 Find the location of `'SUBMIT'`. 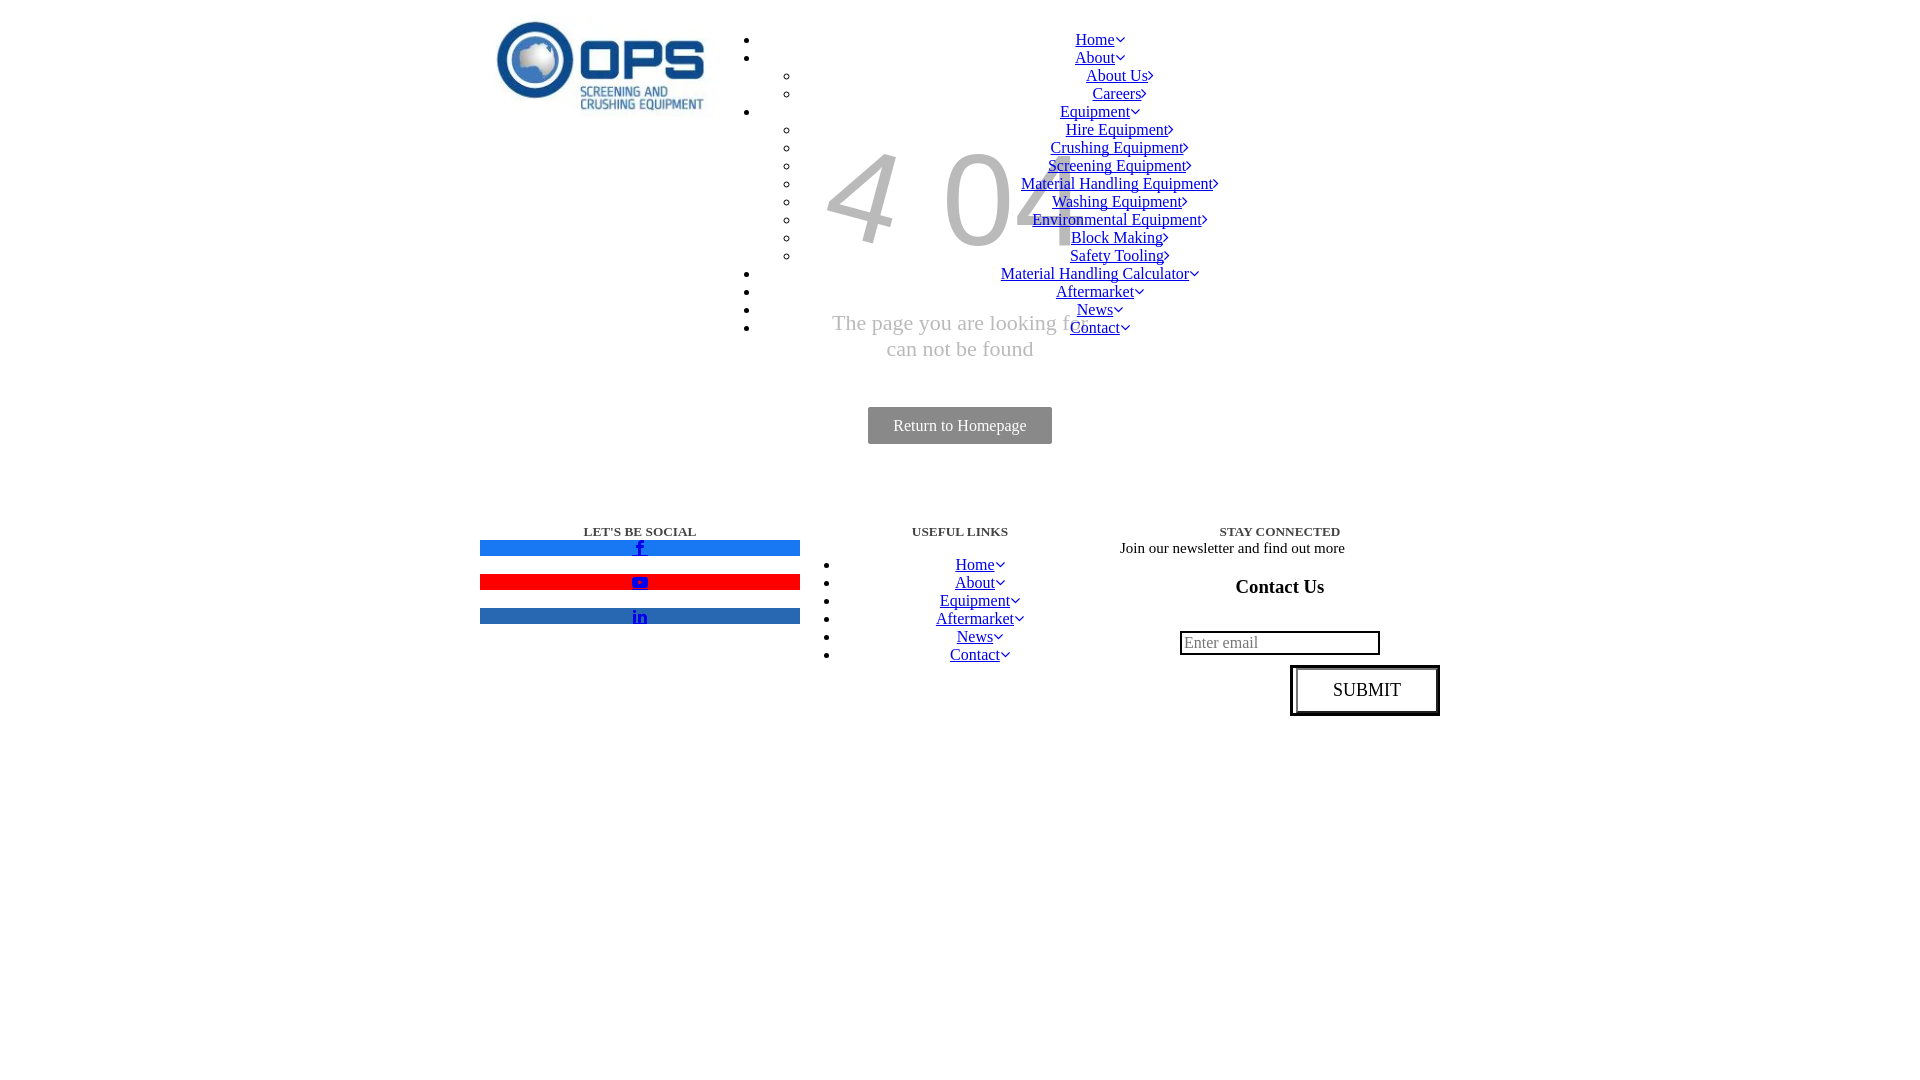

'SUBMIT' is located at coordinates (1365, 689).